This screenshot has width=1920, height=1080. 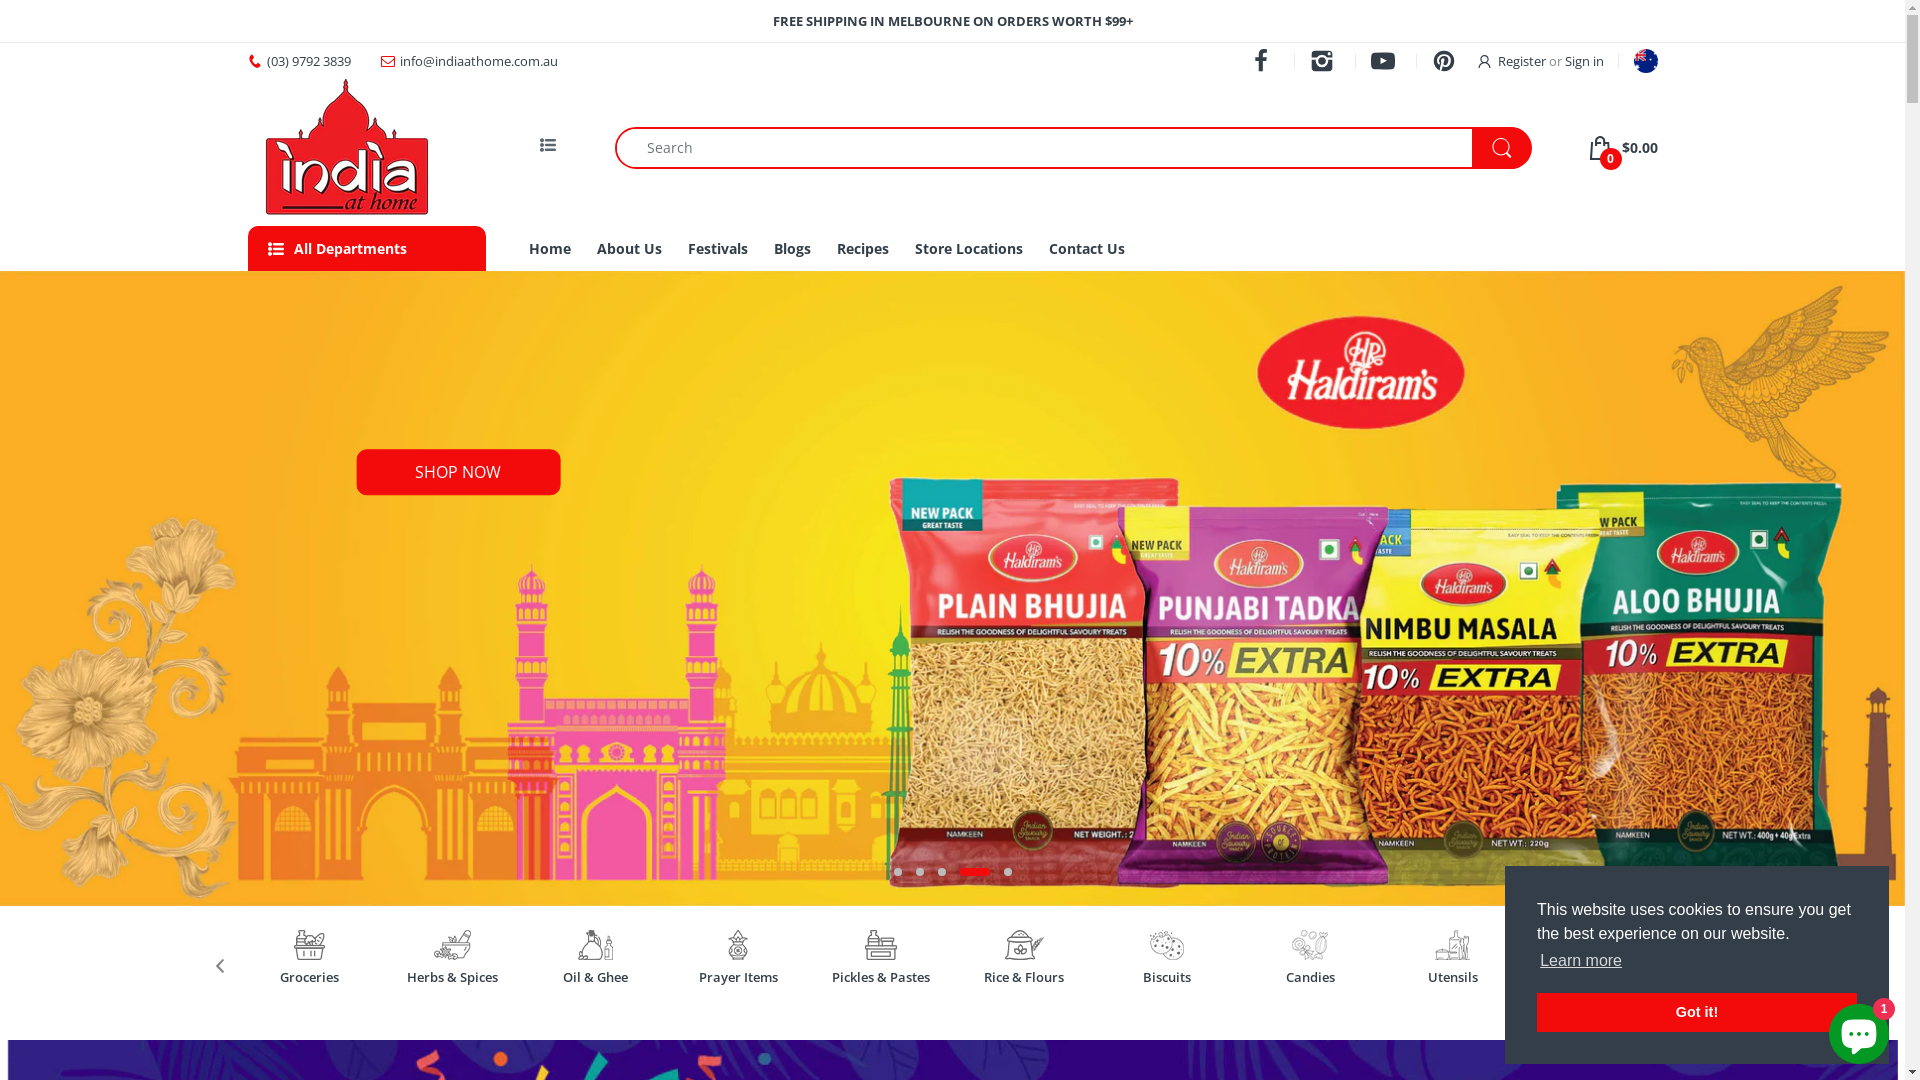 What do you see at coordinates (1563, 60) in the screenshot?
I see `'Sign in'` at bounding box center [1563, 60].